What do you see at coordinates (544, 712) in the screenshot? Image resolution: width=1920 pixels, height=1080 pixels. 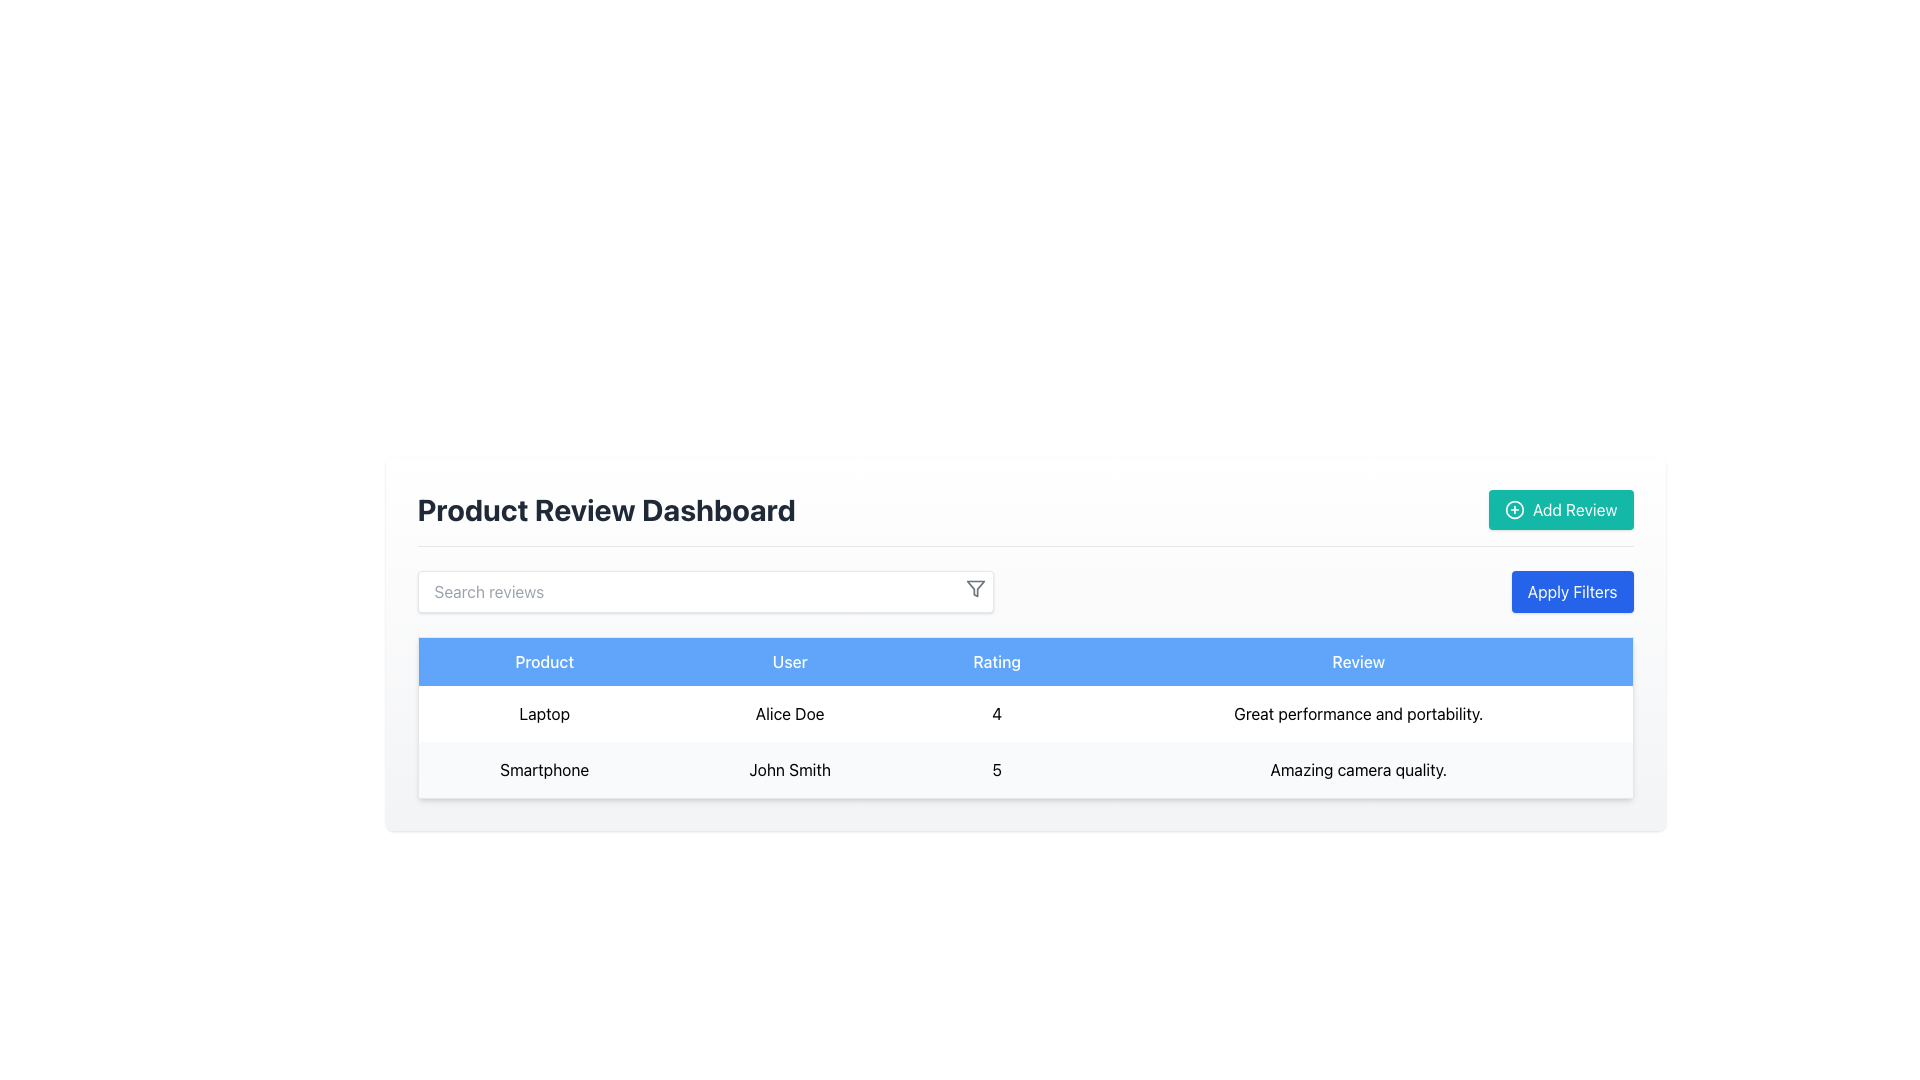 I see `the Text label displaying the product name, located in the first row of the table under the 'Product' column` at bounding box center [544, 712].